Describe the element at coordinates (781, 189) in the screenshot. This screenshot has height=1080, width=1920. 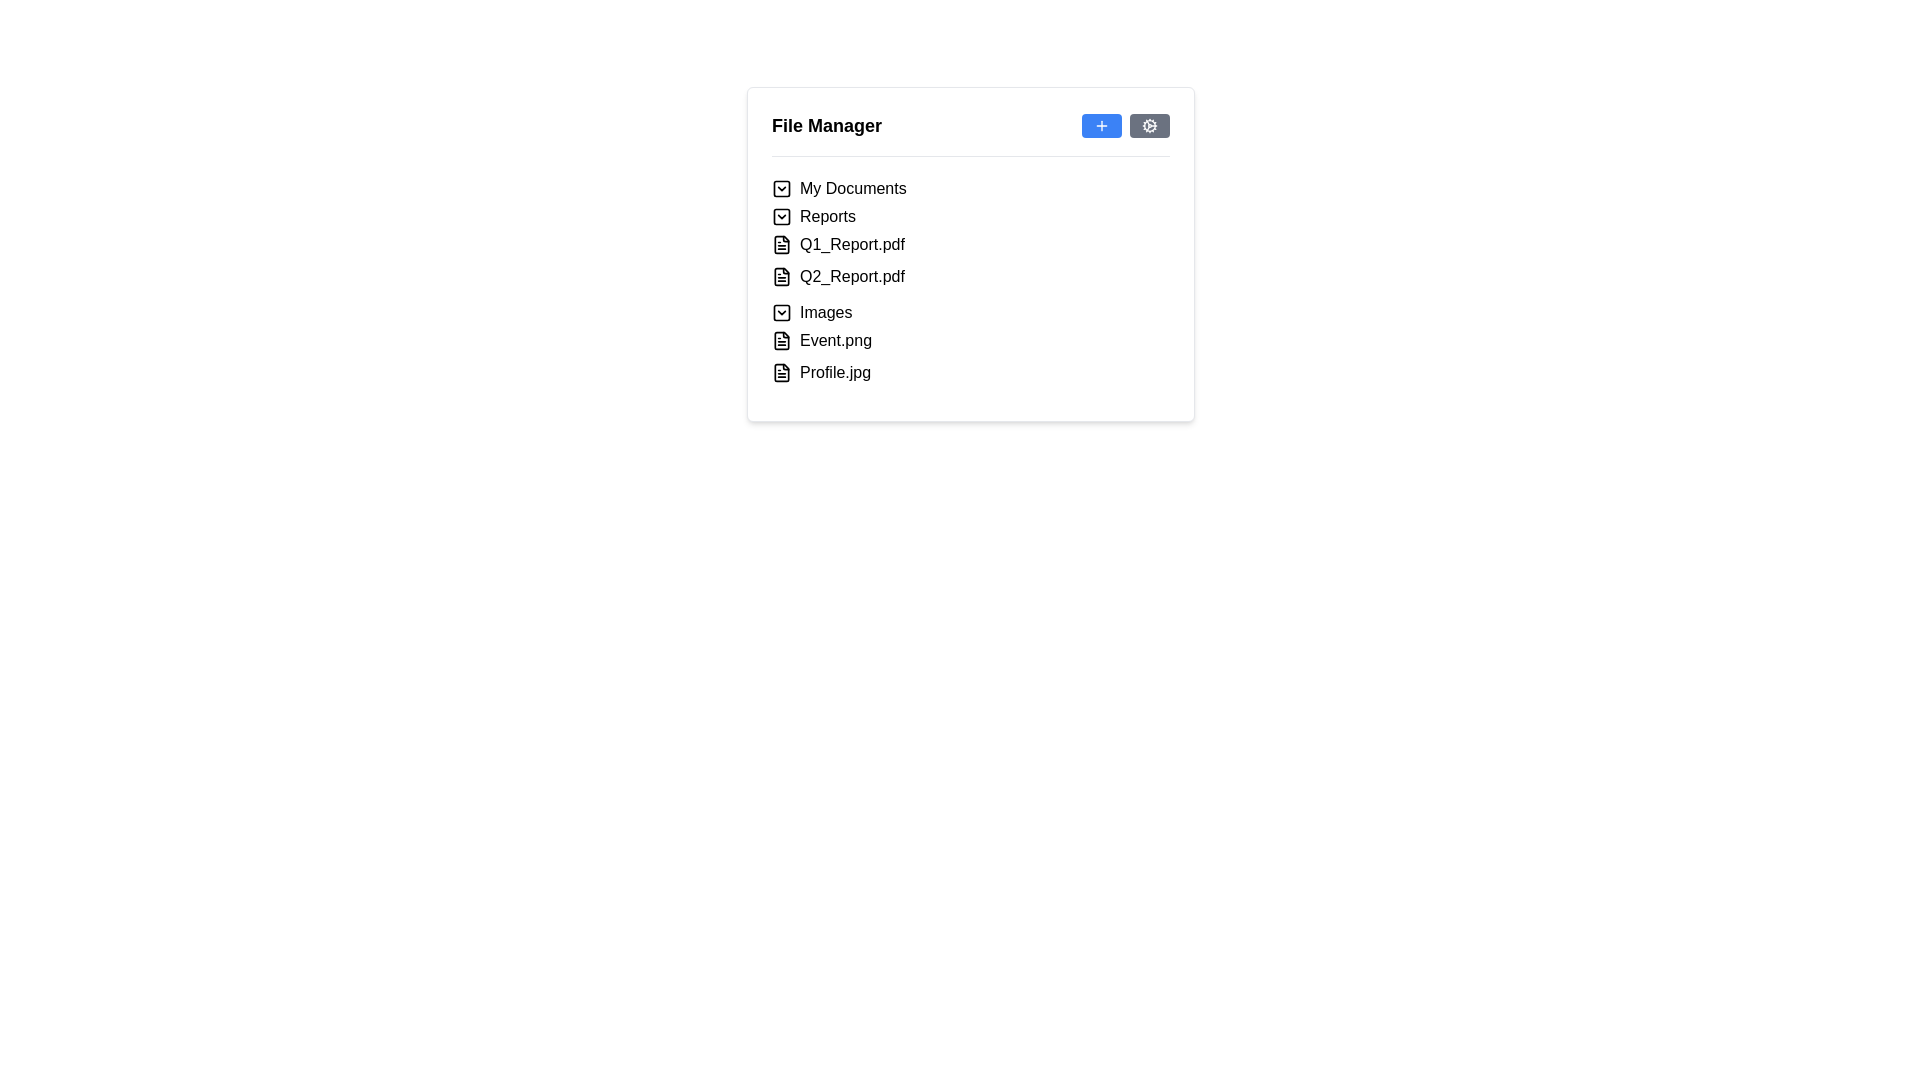
I see `the chevron icon` at that location.